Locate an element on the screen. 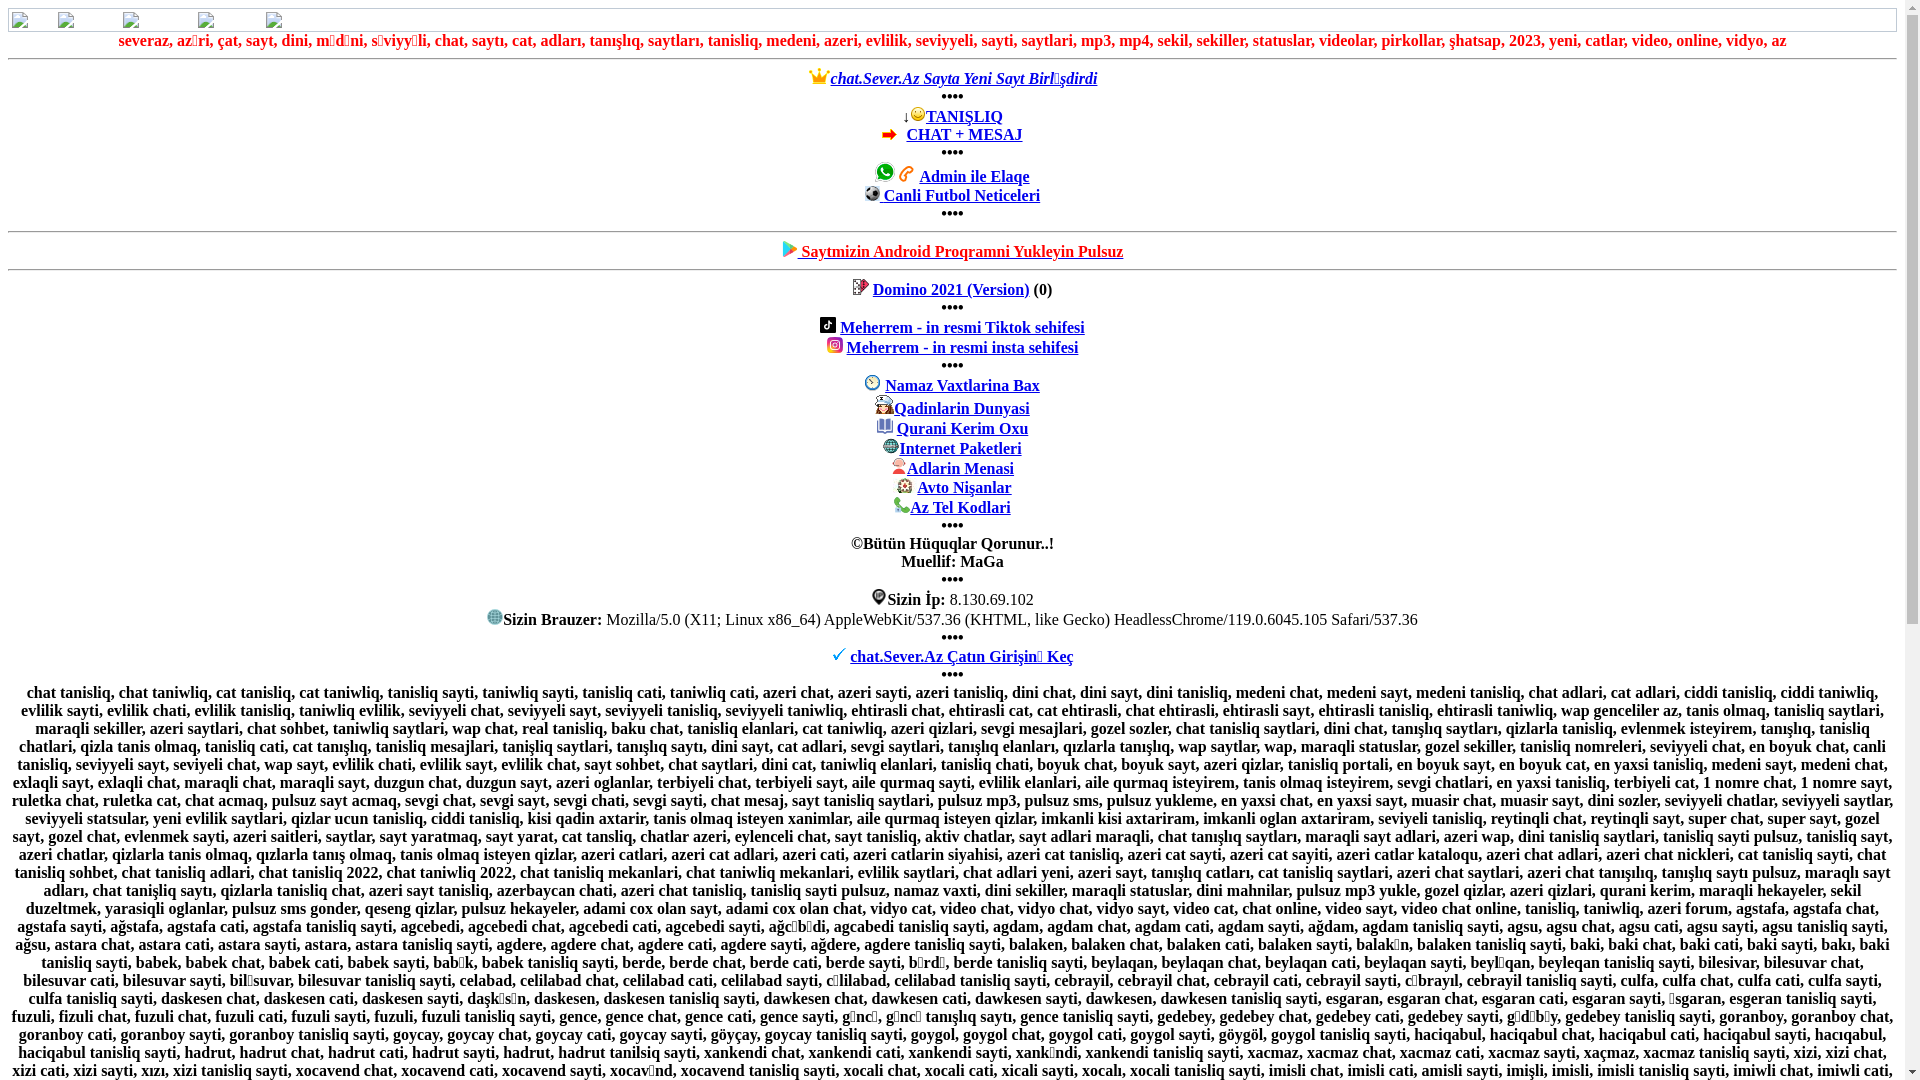 The image size is (1920, 1080). 'Namaz Vaxtlarina Bax' is located at coordinates (883, 385).